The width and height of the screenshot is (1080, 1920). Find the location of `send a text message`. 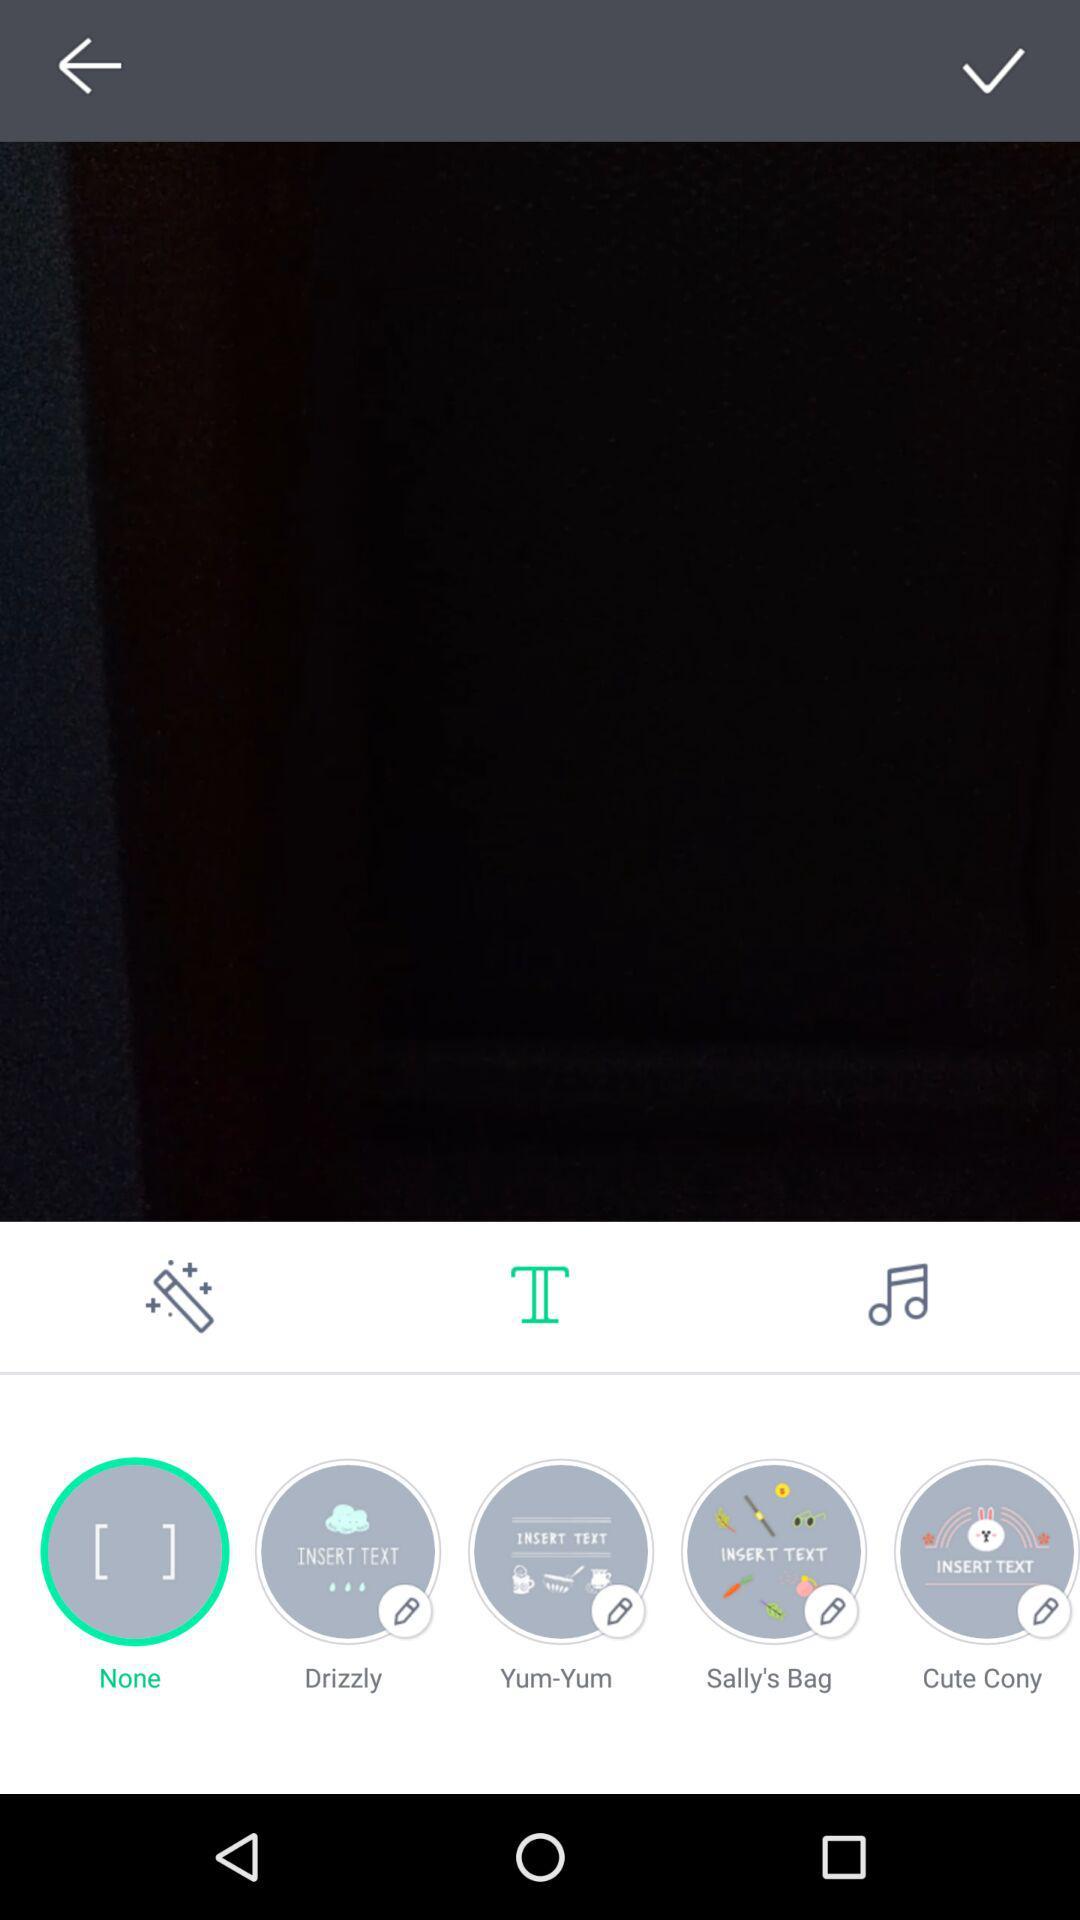

send a text message is located at coordinates (540, 1296).